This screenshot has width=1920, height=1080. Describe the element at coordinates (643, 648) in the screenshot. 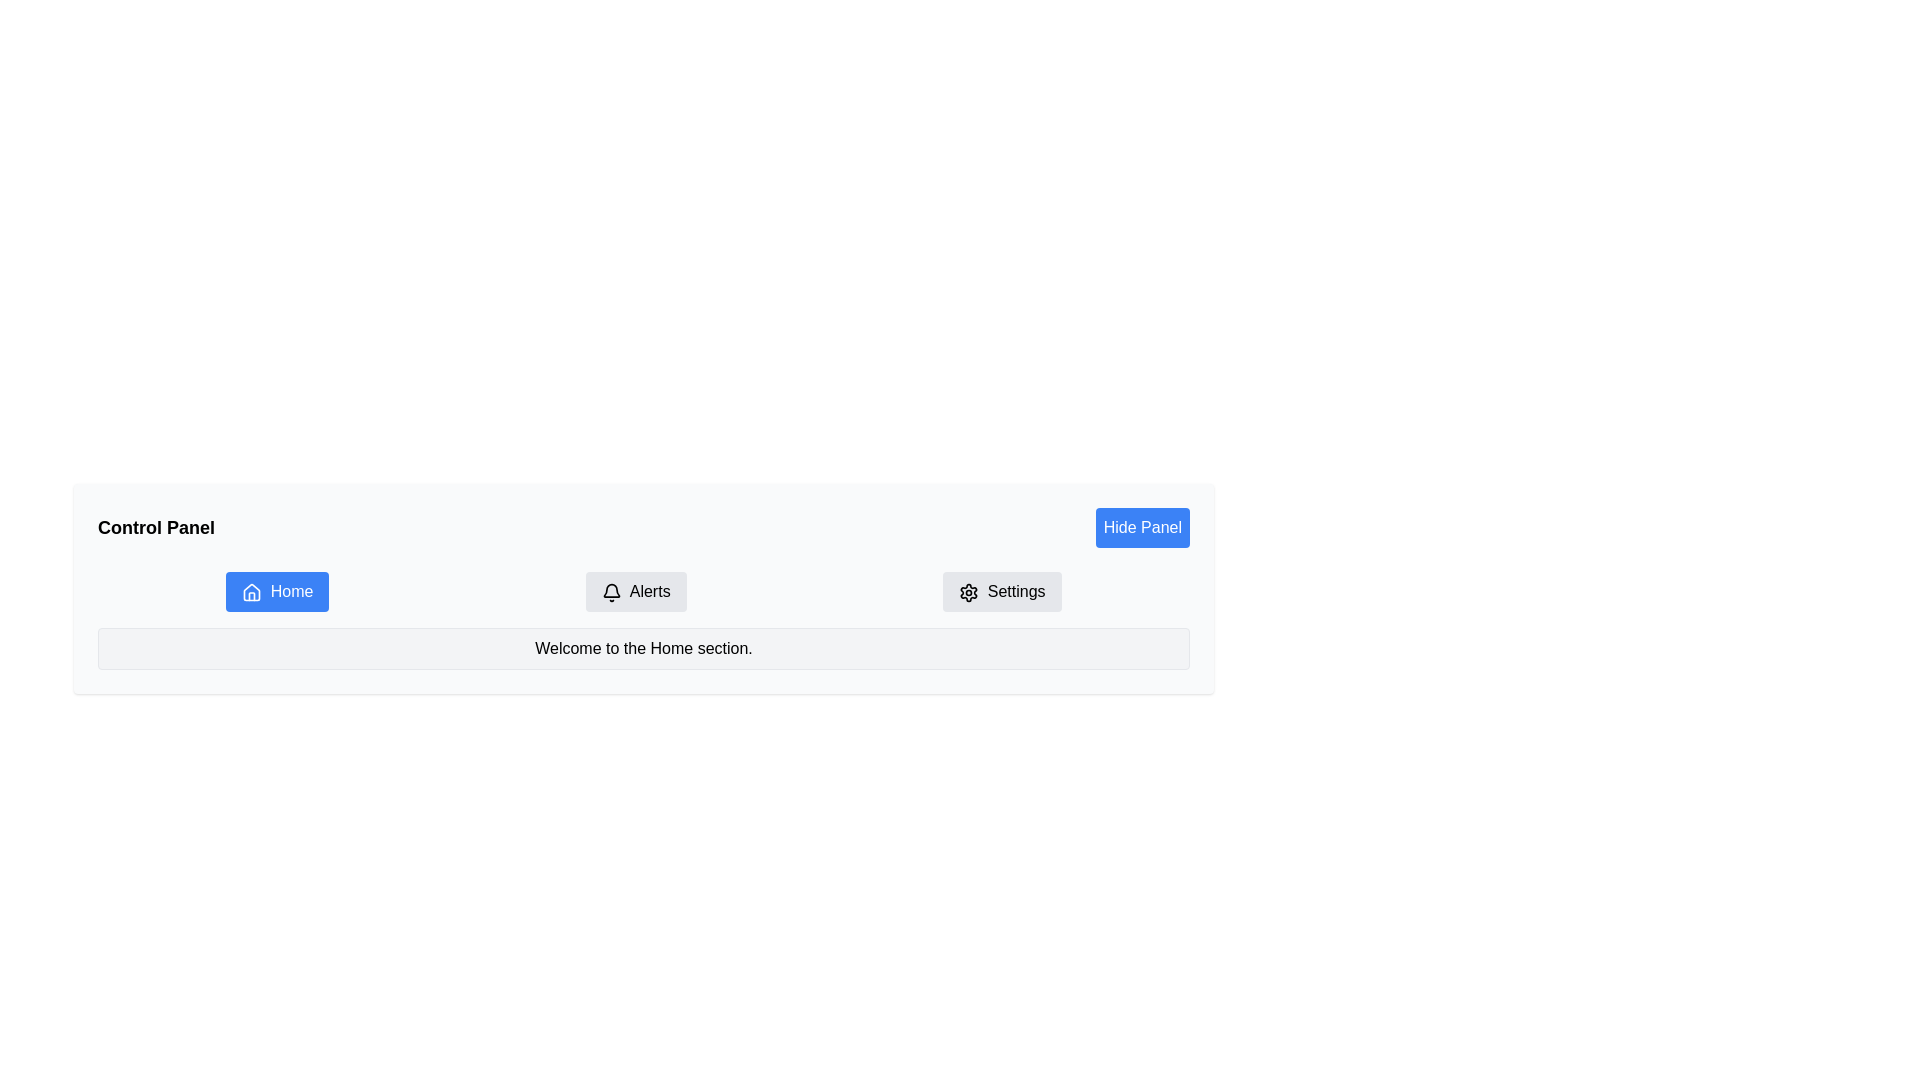

I see `text displayed in the Text Display Box, which shows 'Welcome to the Home section.'` at that location.